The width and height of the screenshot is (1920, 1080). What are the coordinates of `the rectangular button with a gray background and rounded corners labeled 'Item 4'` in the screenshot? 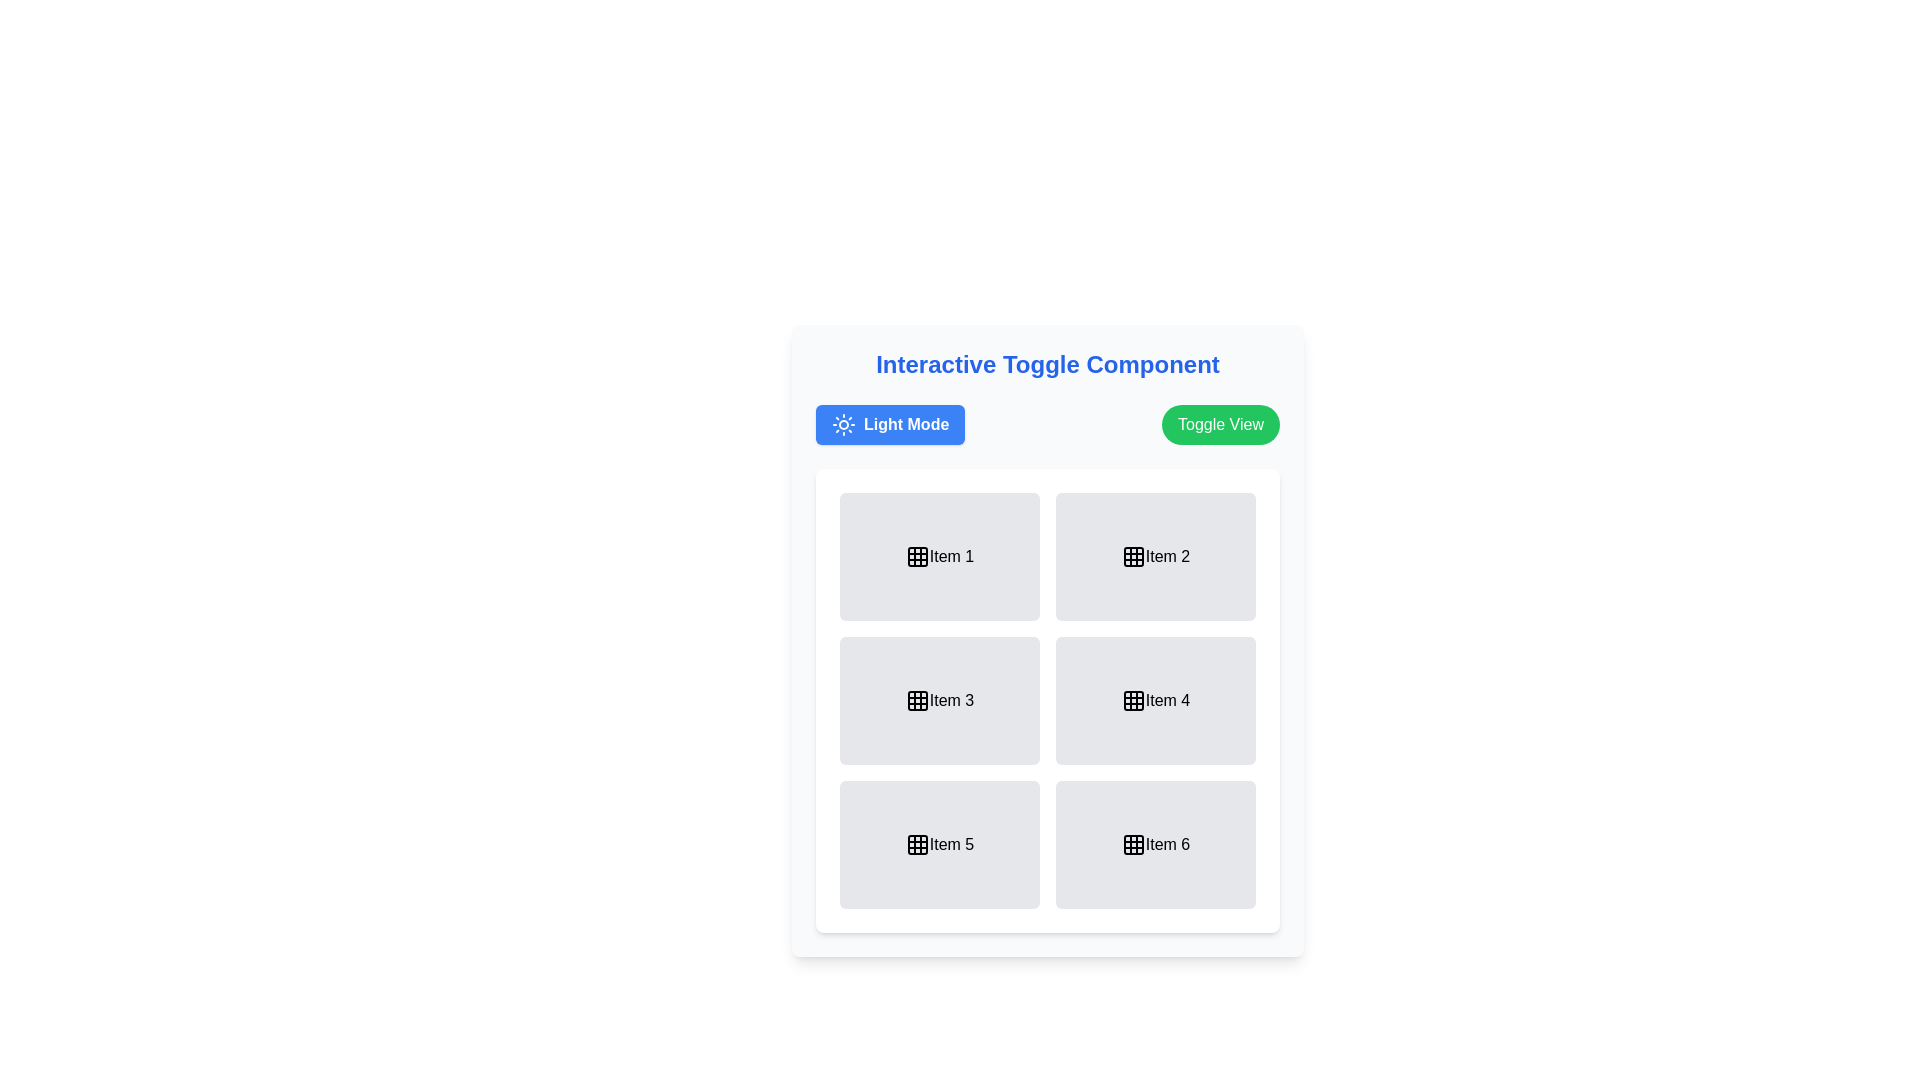 It's located at (1156, 700).